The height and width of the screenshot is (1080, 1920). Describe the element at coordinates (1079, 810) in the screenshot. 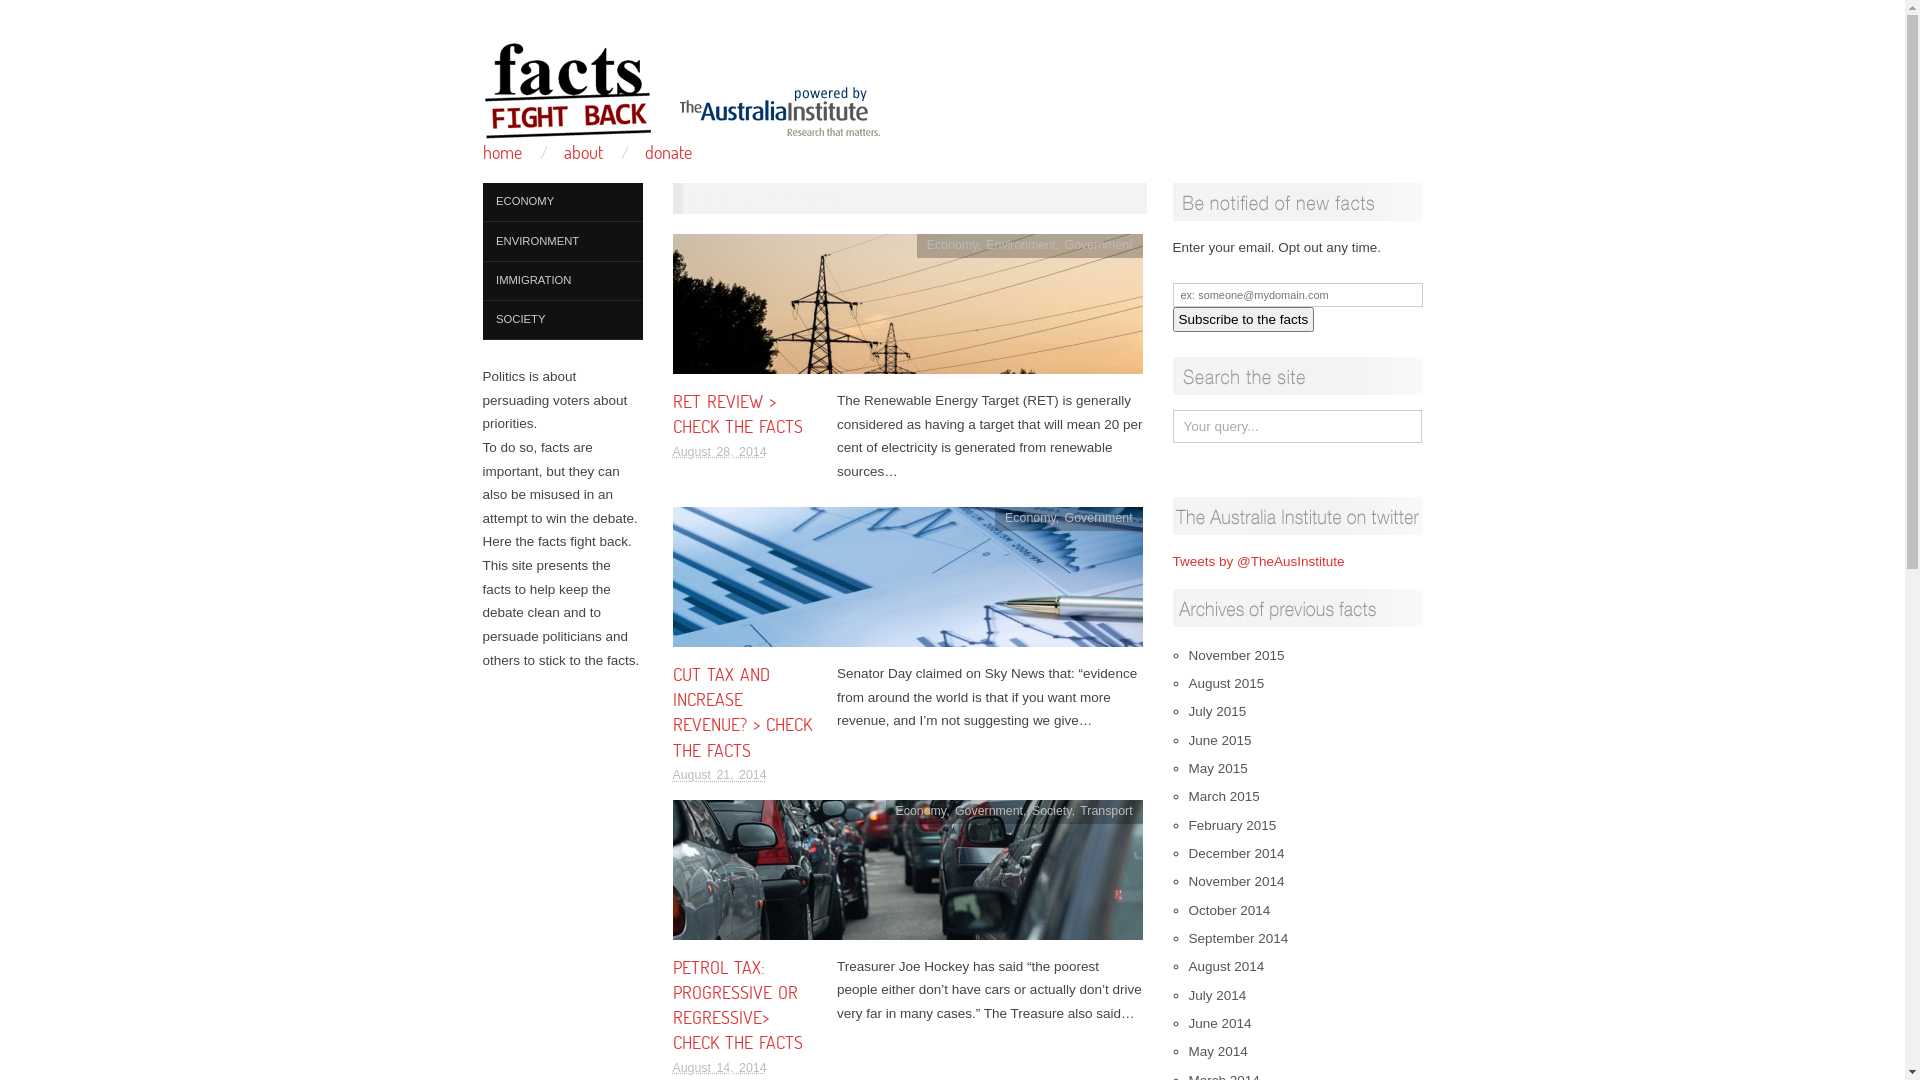

I see `'Transport'` at that location.